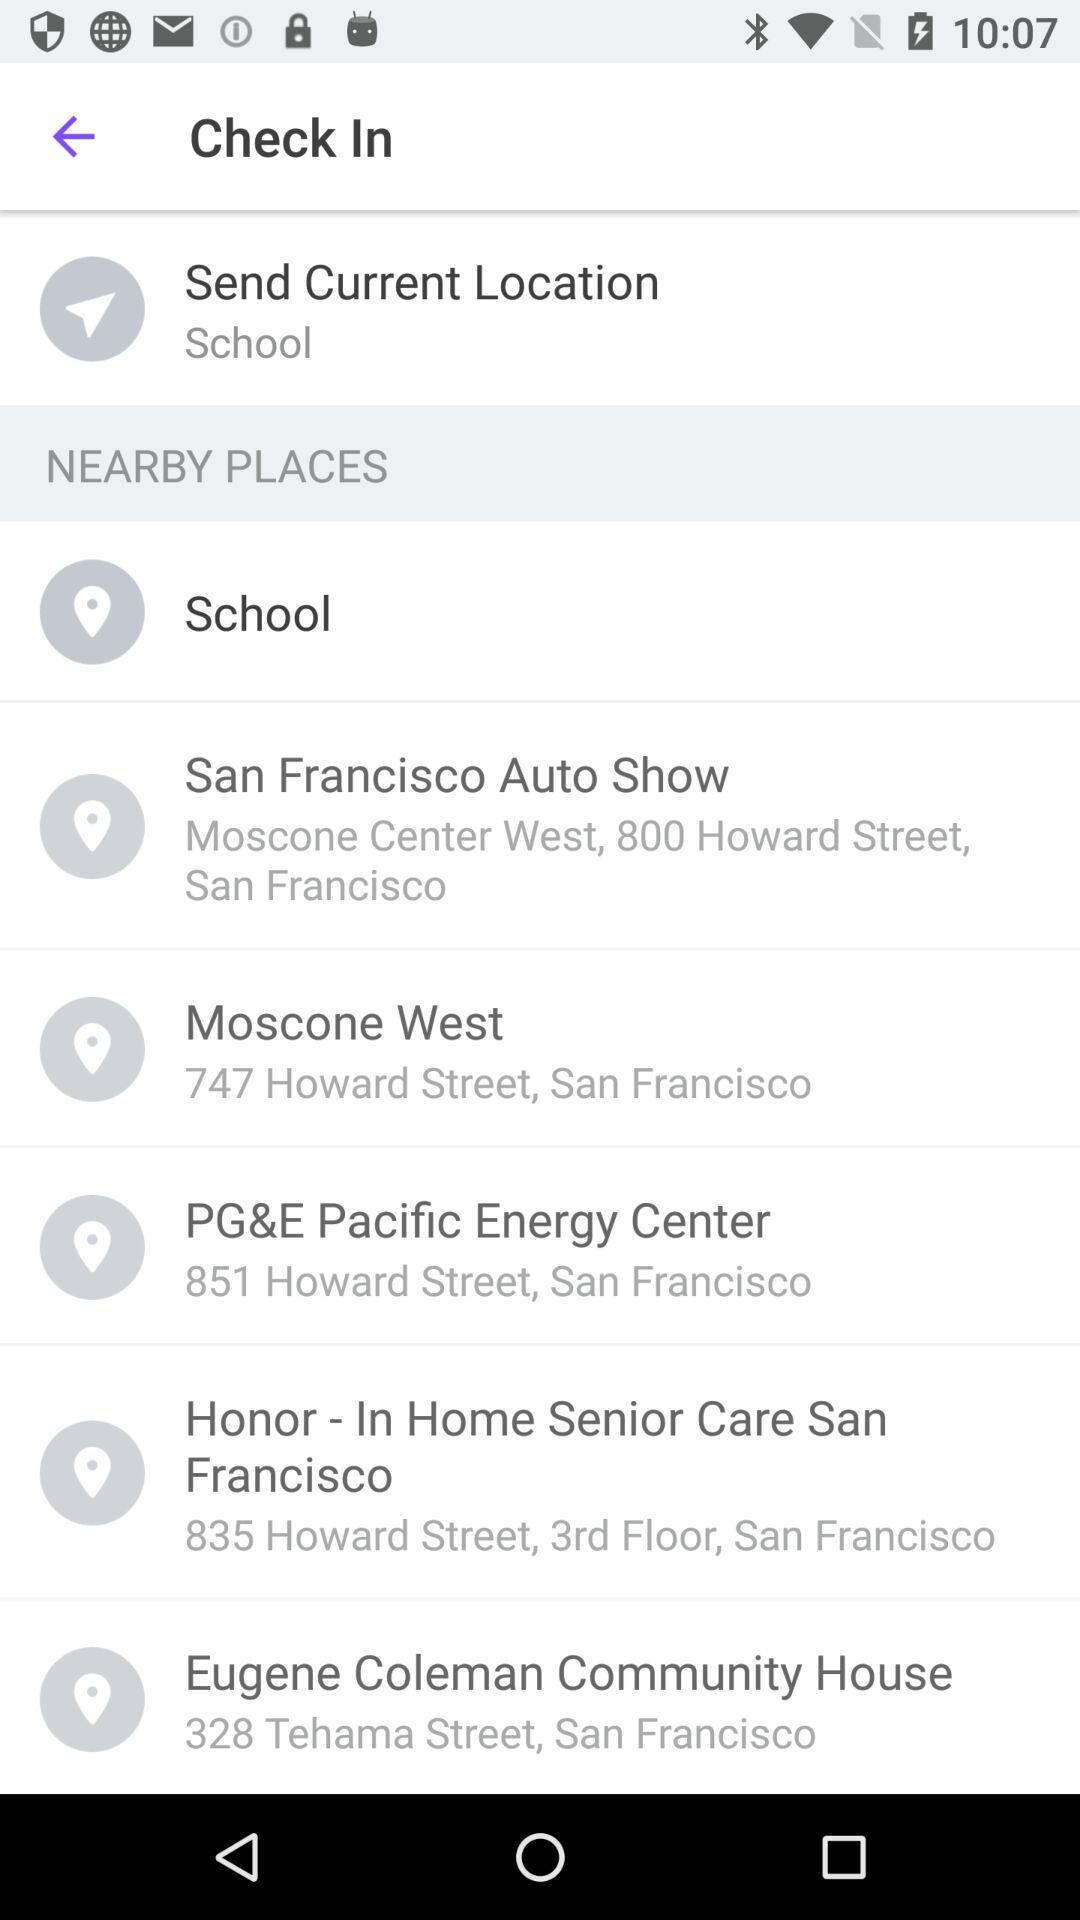 This screenshot has height=1920, width=1080. Describe the element at coordinates (92, 308) in the screenshot. I see `the icon which is before send current location` at that location.